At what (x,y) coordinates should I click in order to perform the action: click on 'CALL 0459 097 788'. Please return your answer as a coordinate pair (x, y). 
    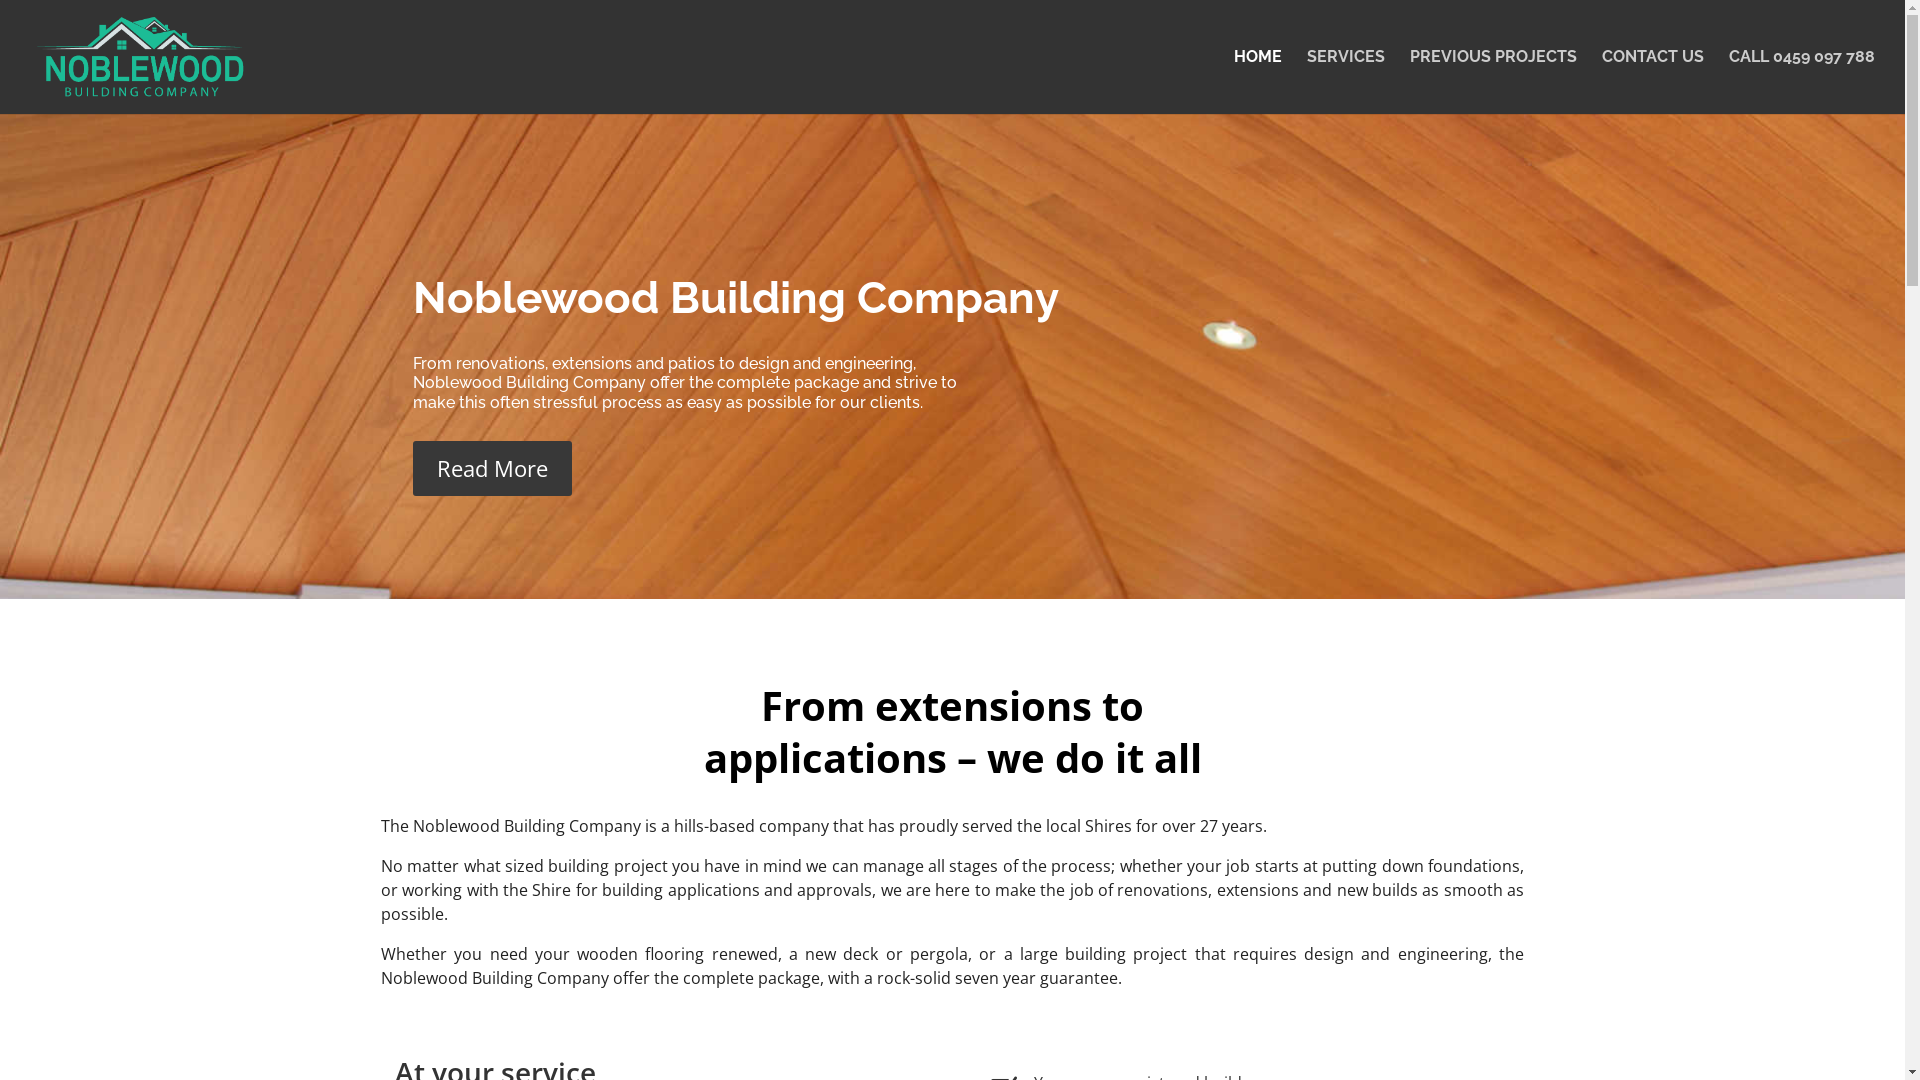
    Looking at the image, I should click on (1801, 80).